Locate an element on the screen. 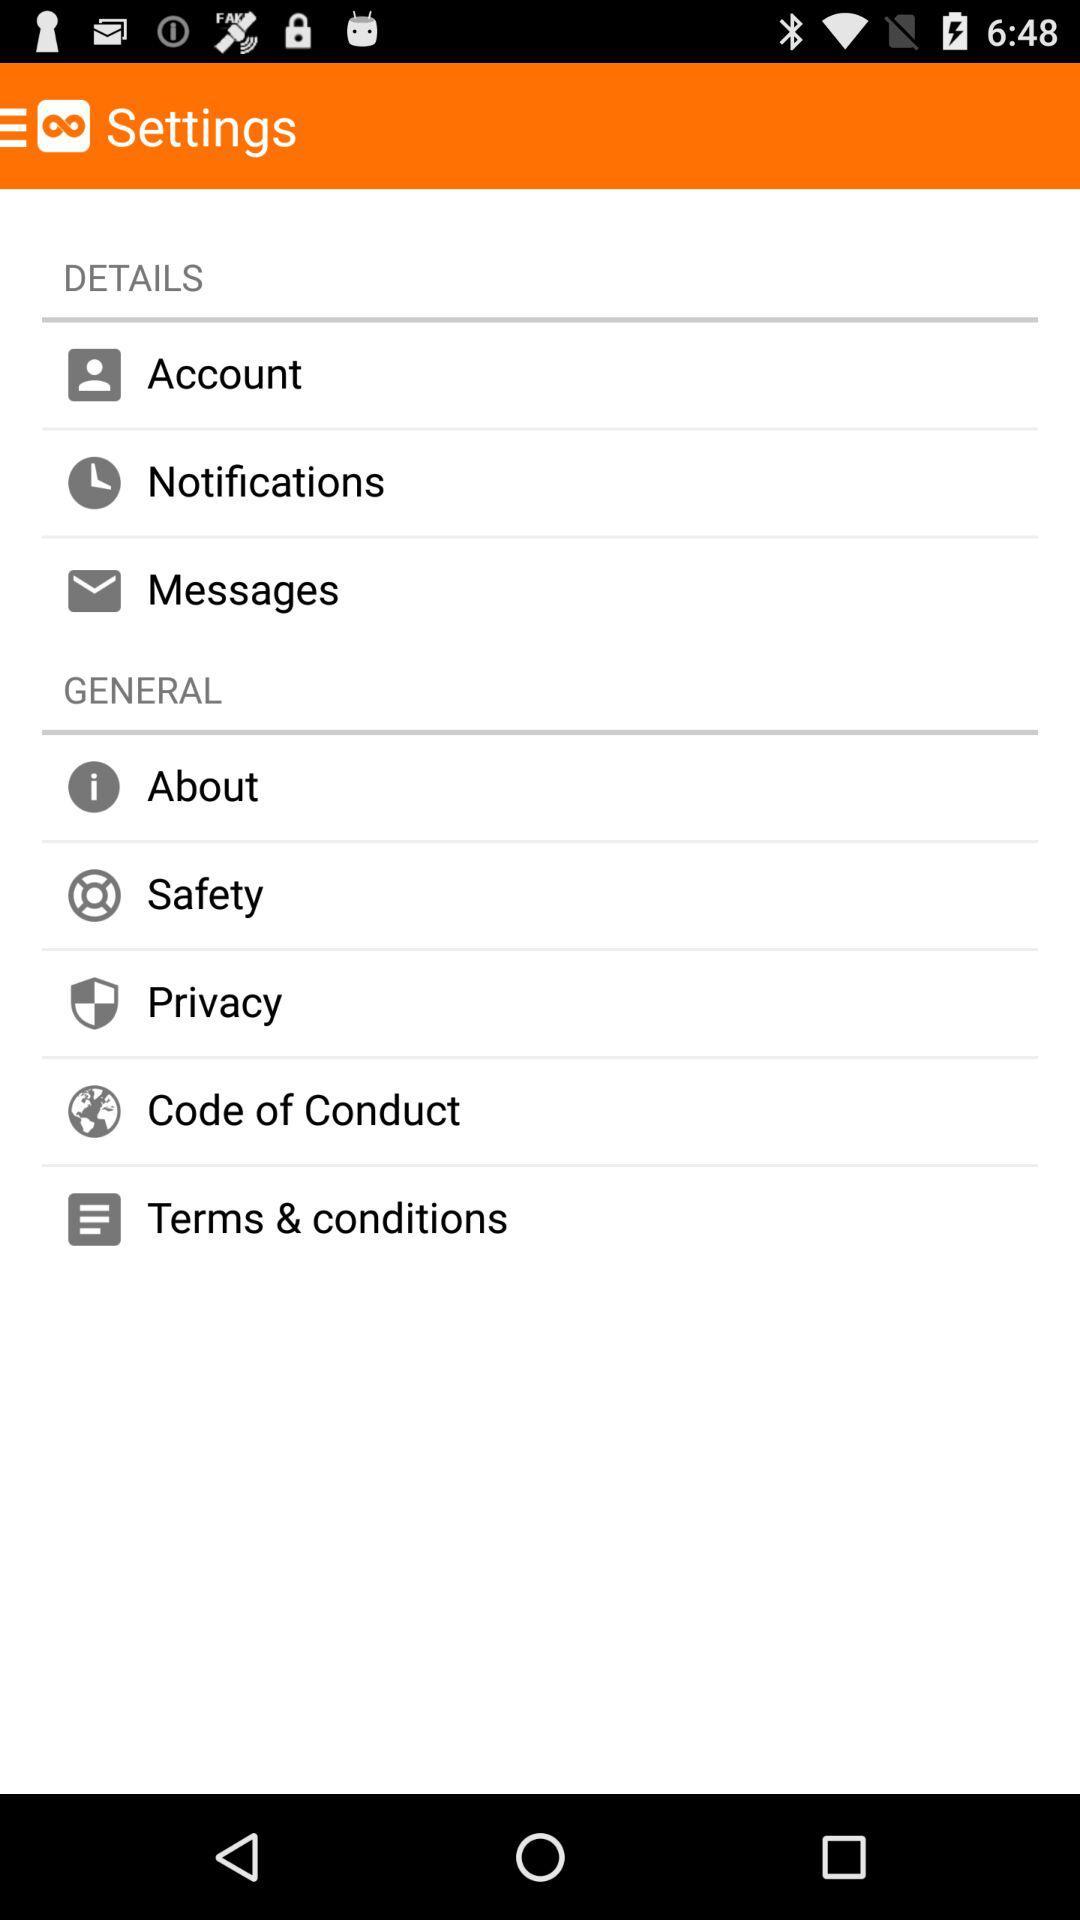  the item below safety item is located at coordinates (540, 1003).